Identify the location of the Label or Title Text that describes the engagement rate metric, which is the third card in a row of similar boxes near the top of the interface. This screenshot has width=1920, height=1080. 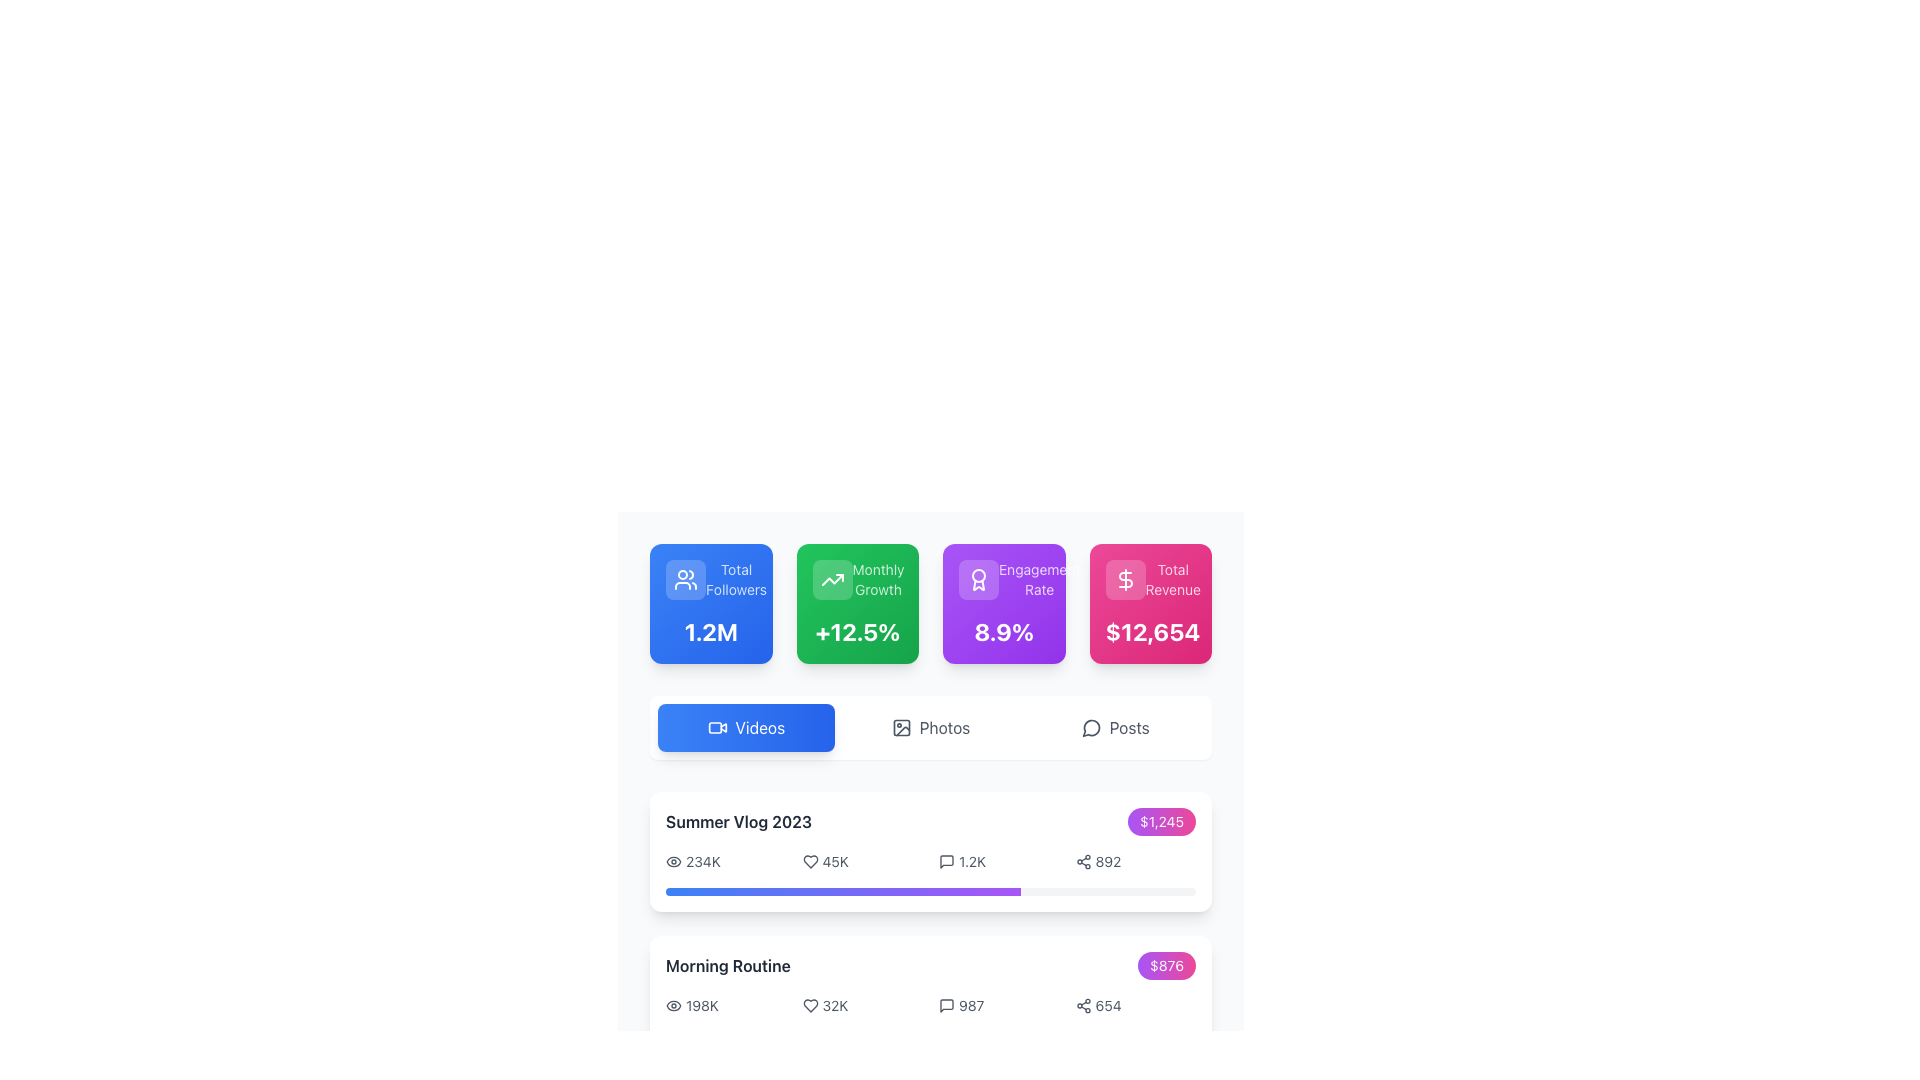
(1004, 579).